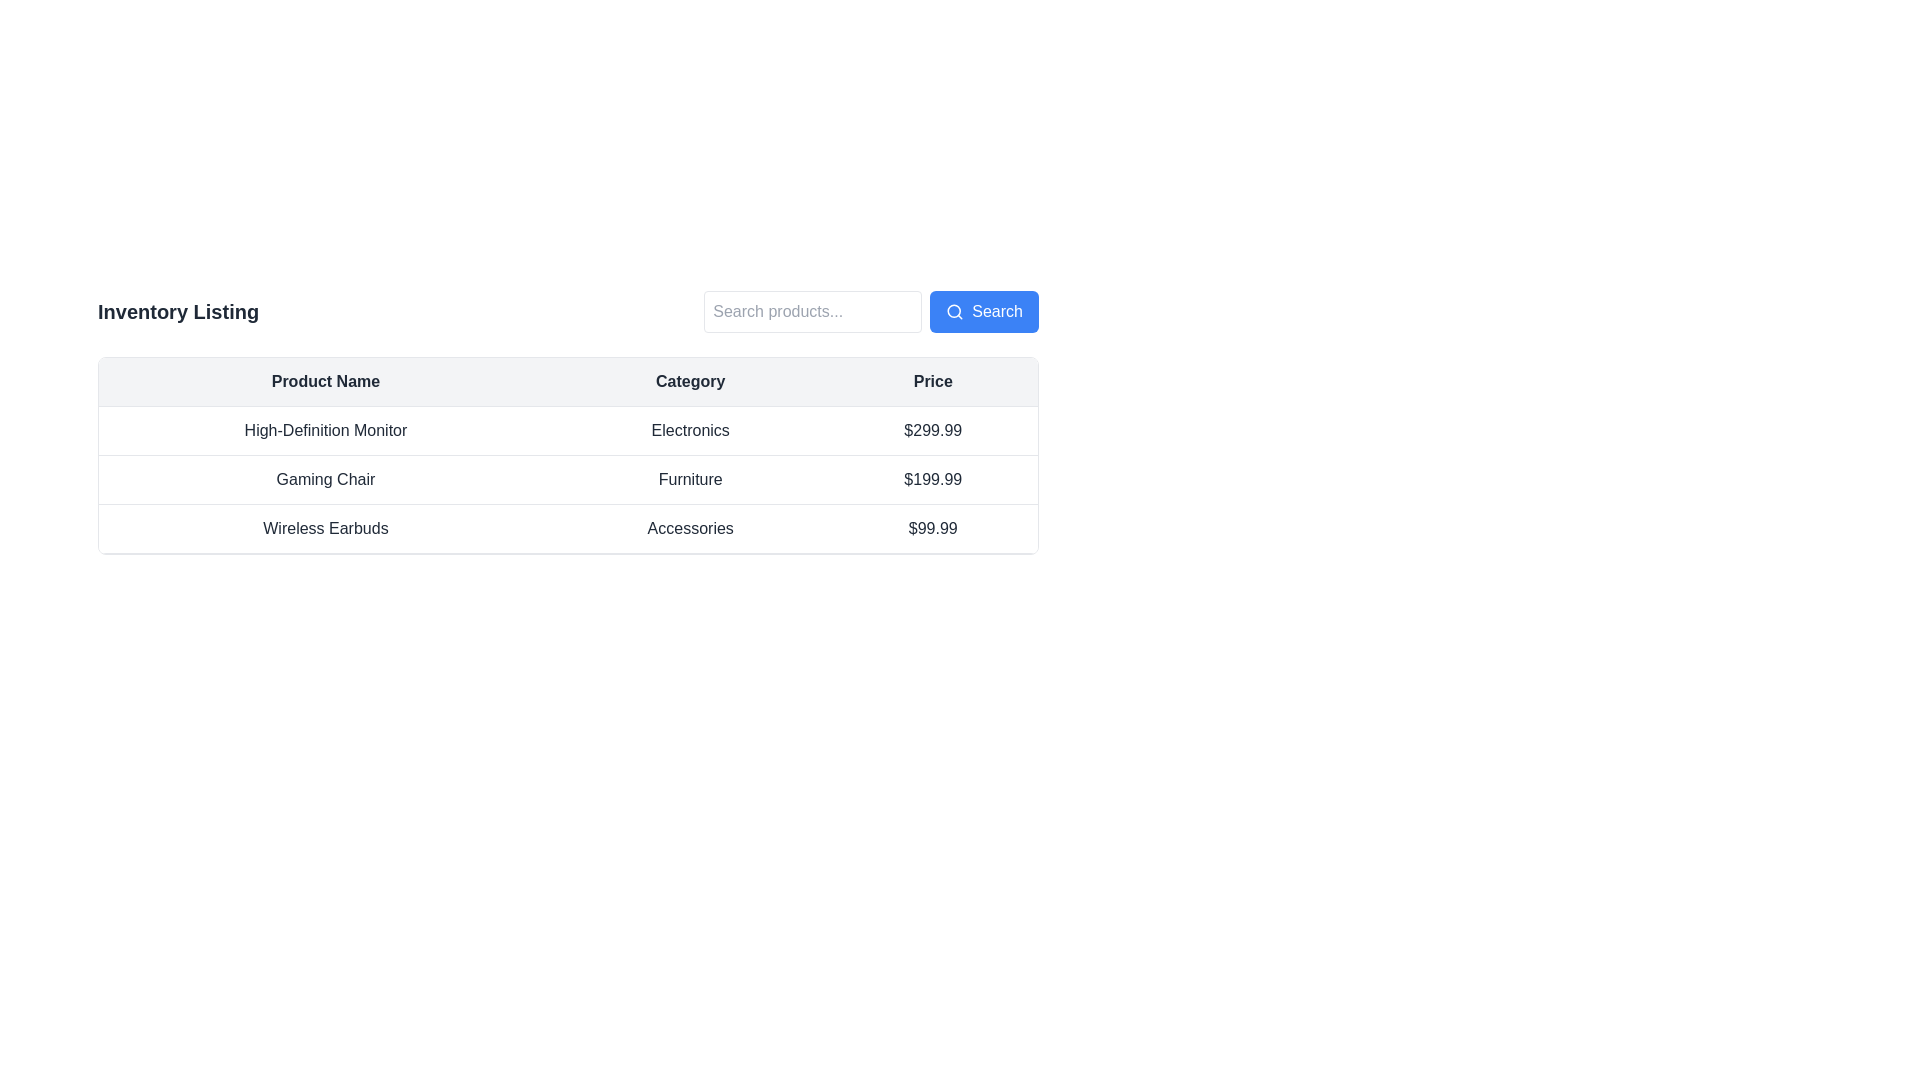 The height and width of the screenshot is (1080, 1920). I want to click on the 'Accessories' text label located in the middle column of the table under the 'Category' column, which is visually boxed and centered, so click(690, 527).